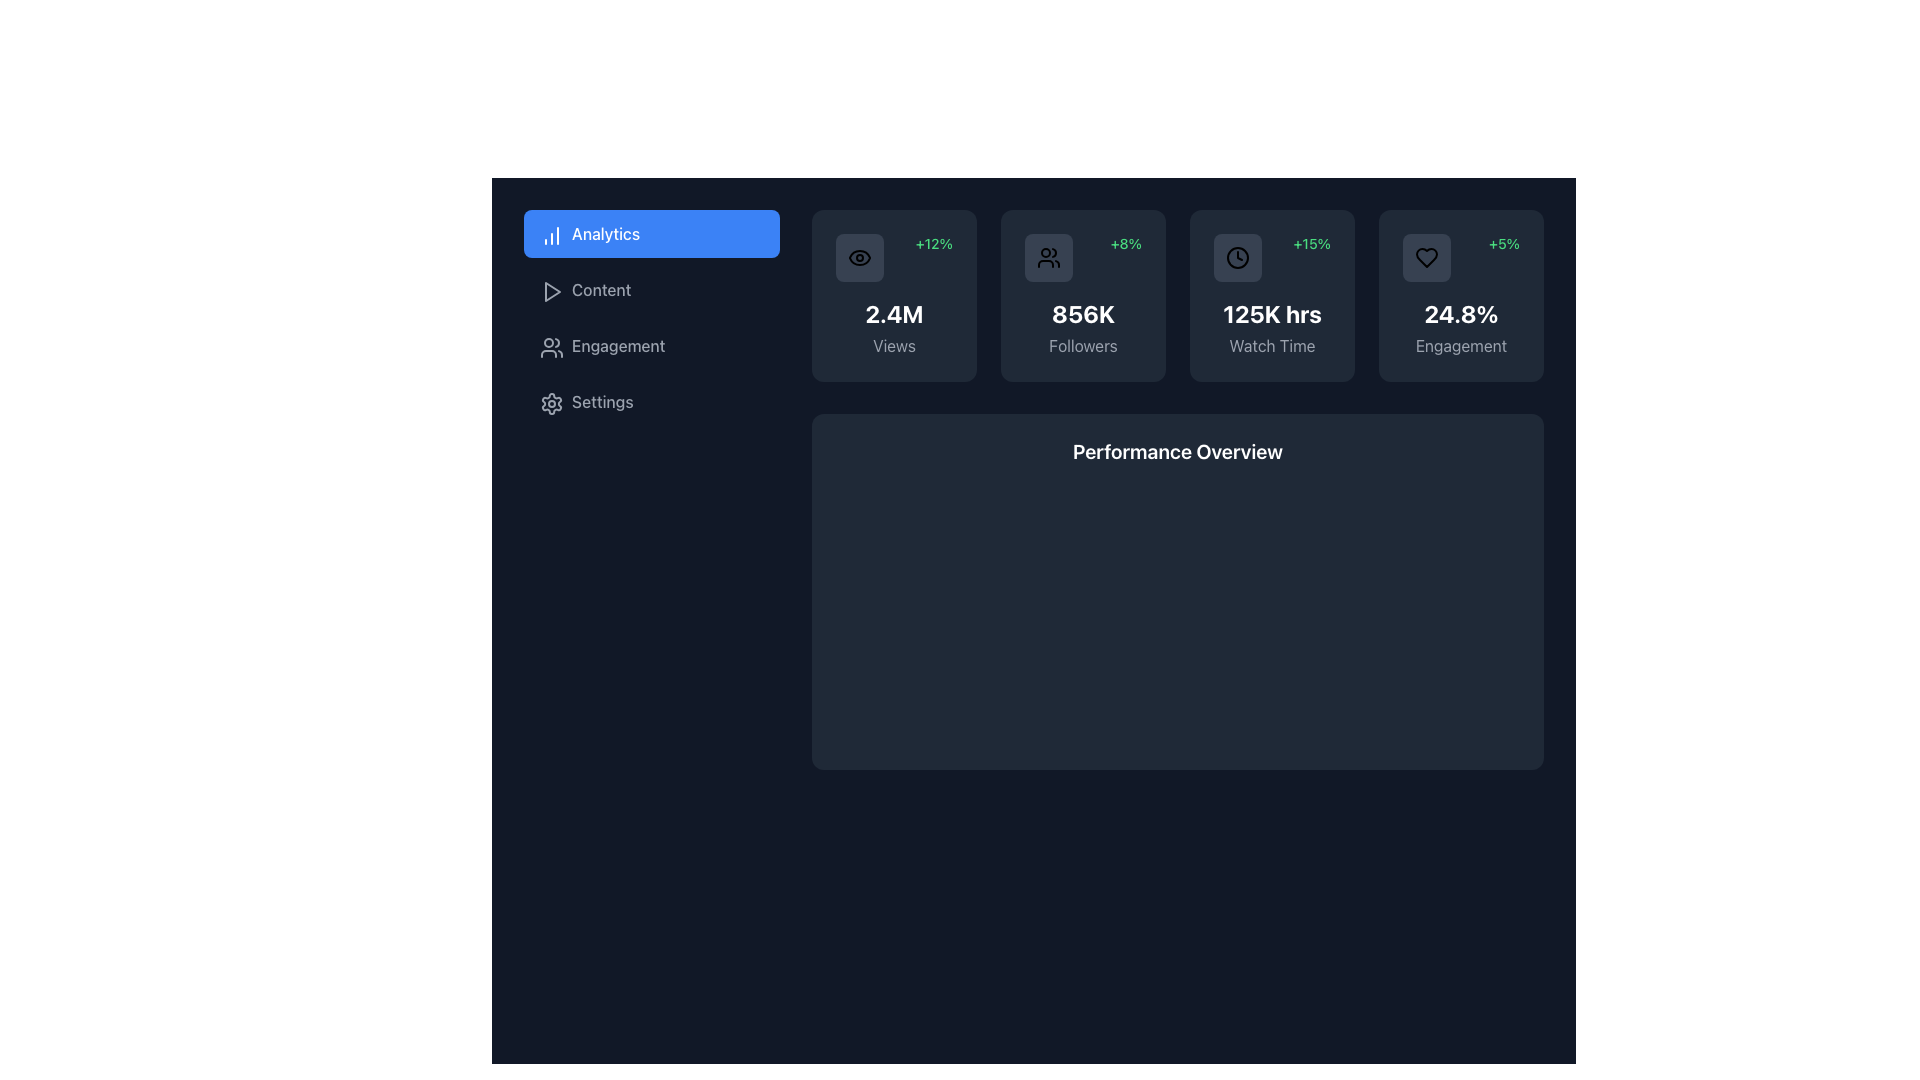 This screenshot has height=1080, width=1920. Describe the element at coordinates (1425, 257) in the screenshot. I see `the heart-shaped icon within the dark gray, rounded rectangle located at the top-right corner of the dashboard view` at that location.